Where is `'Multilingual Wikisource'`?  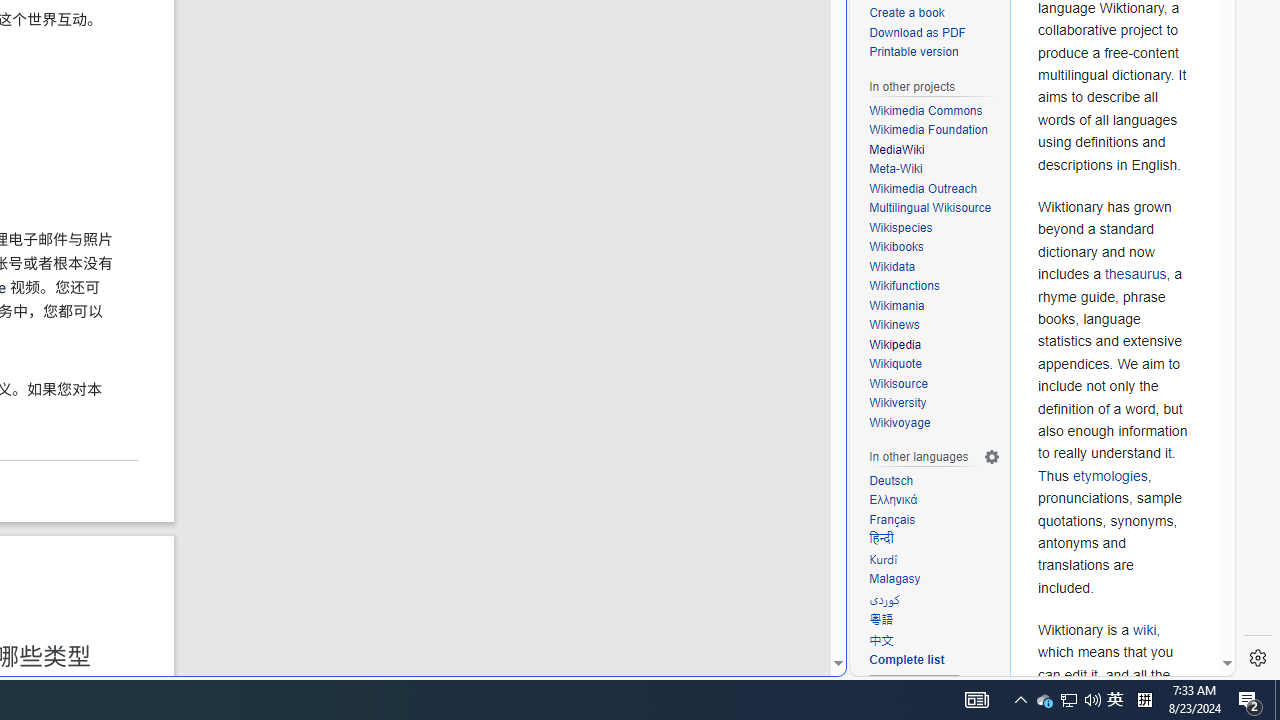
'Multilingual Wikisource' is located at coordinates (934, 208).